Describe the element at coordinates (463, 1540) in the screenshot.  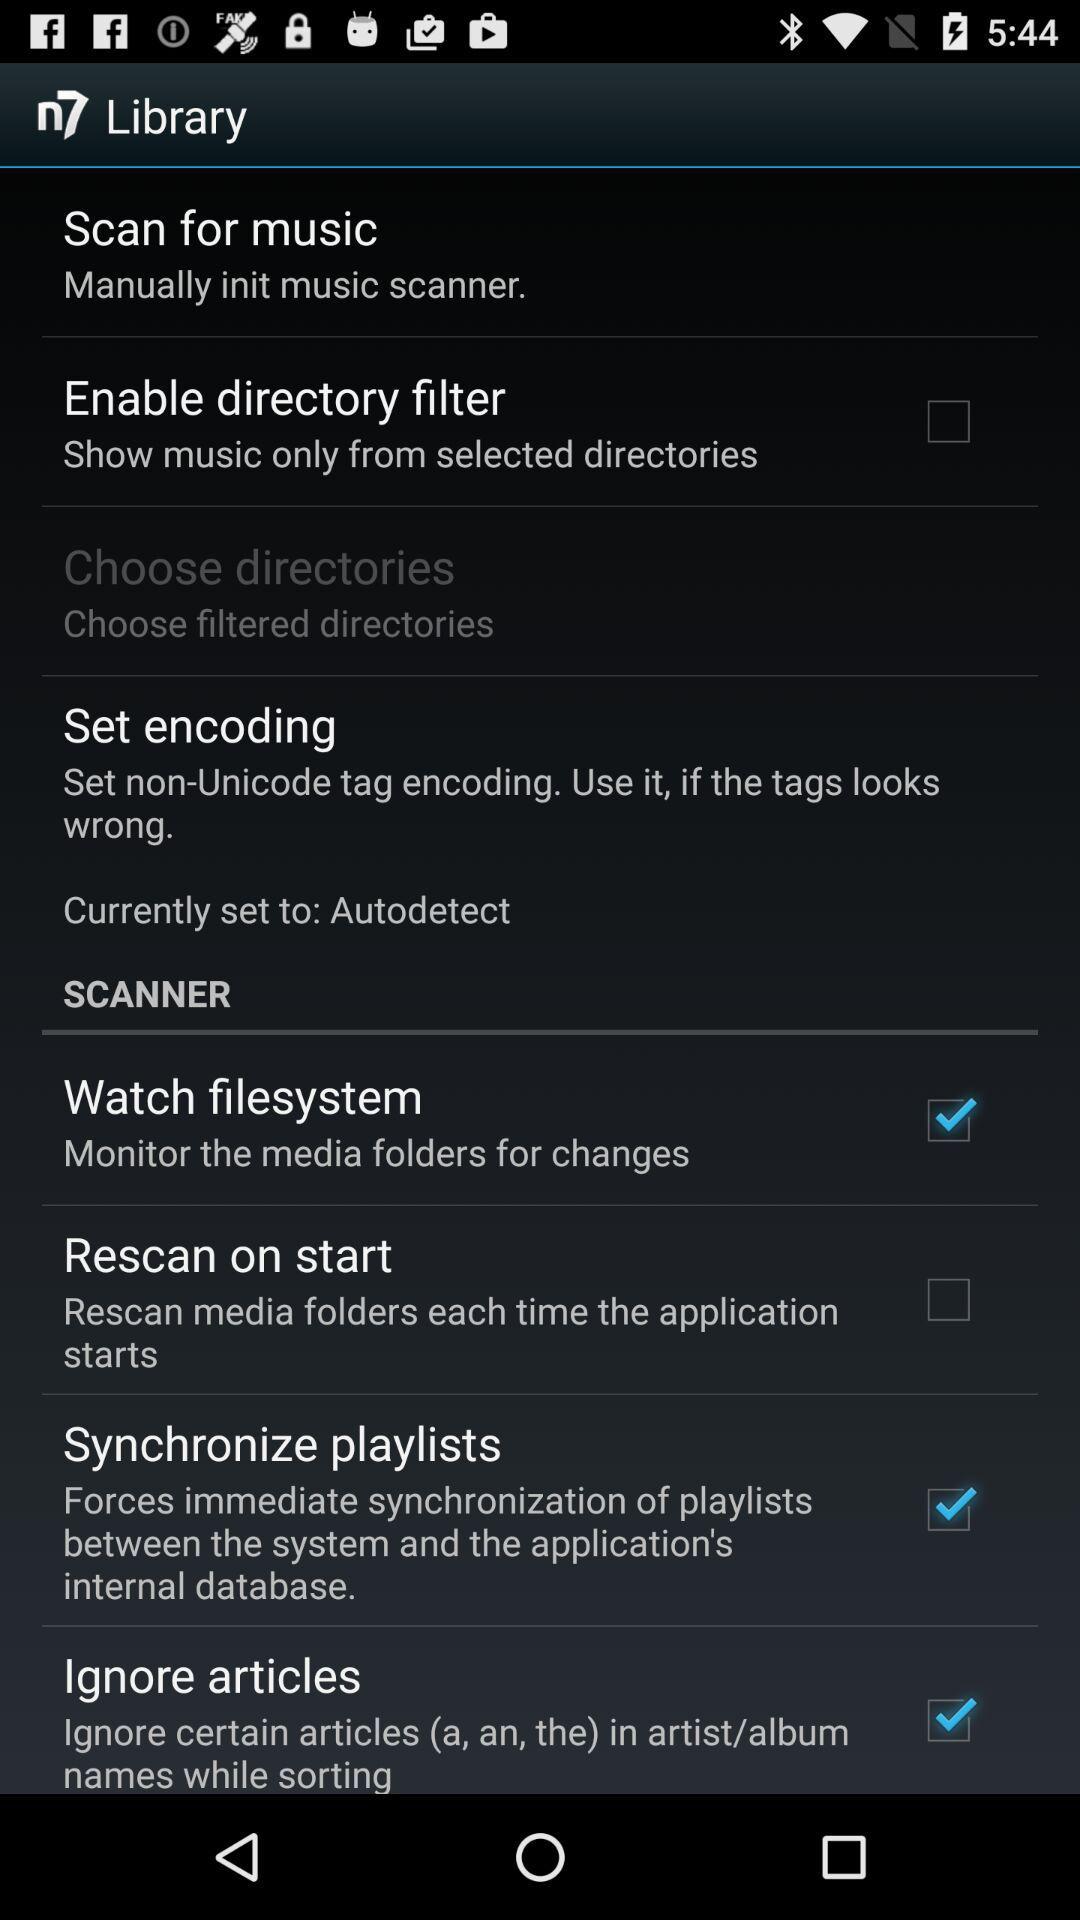
I see `the icon above the ignore articles app` at that location.